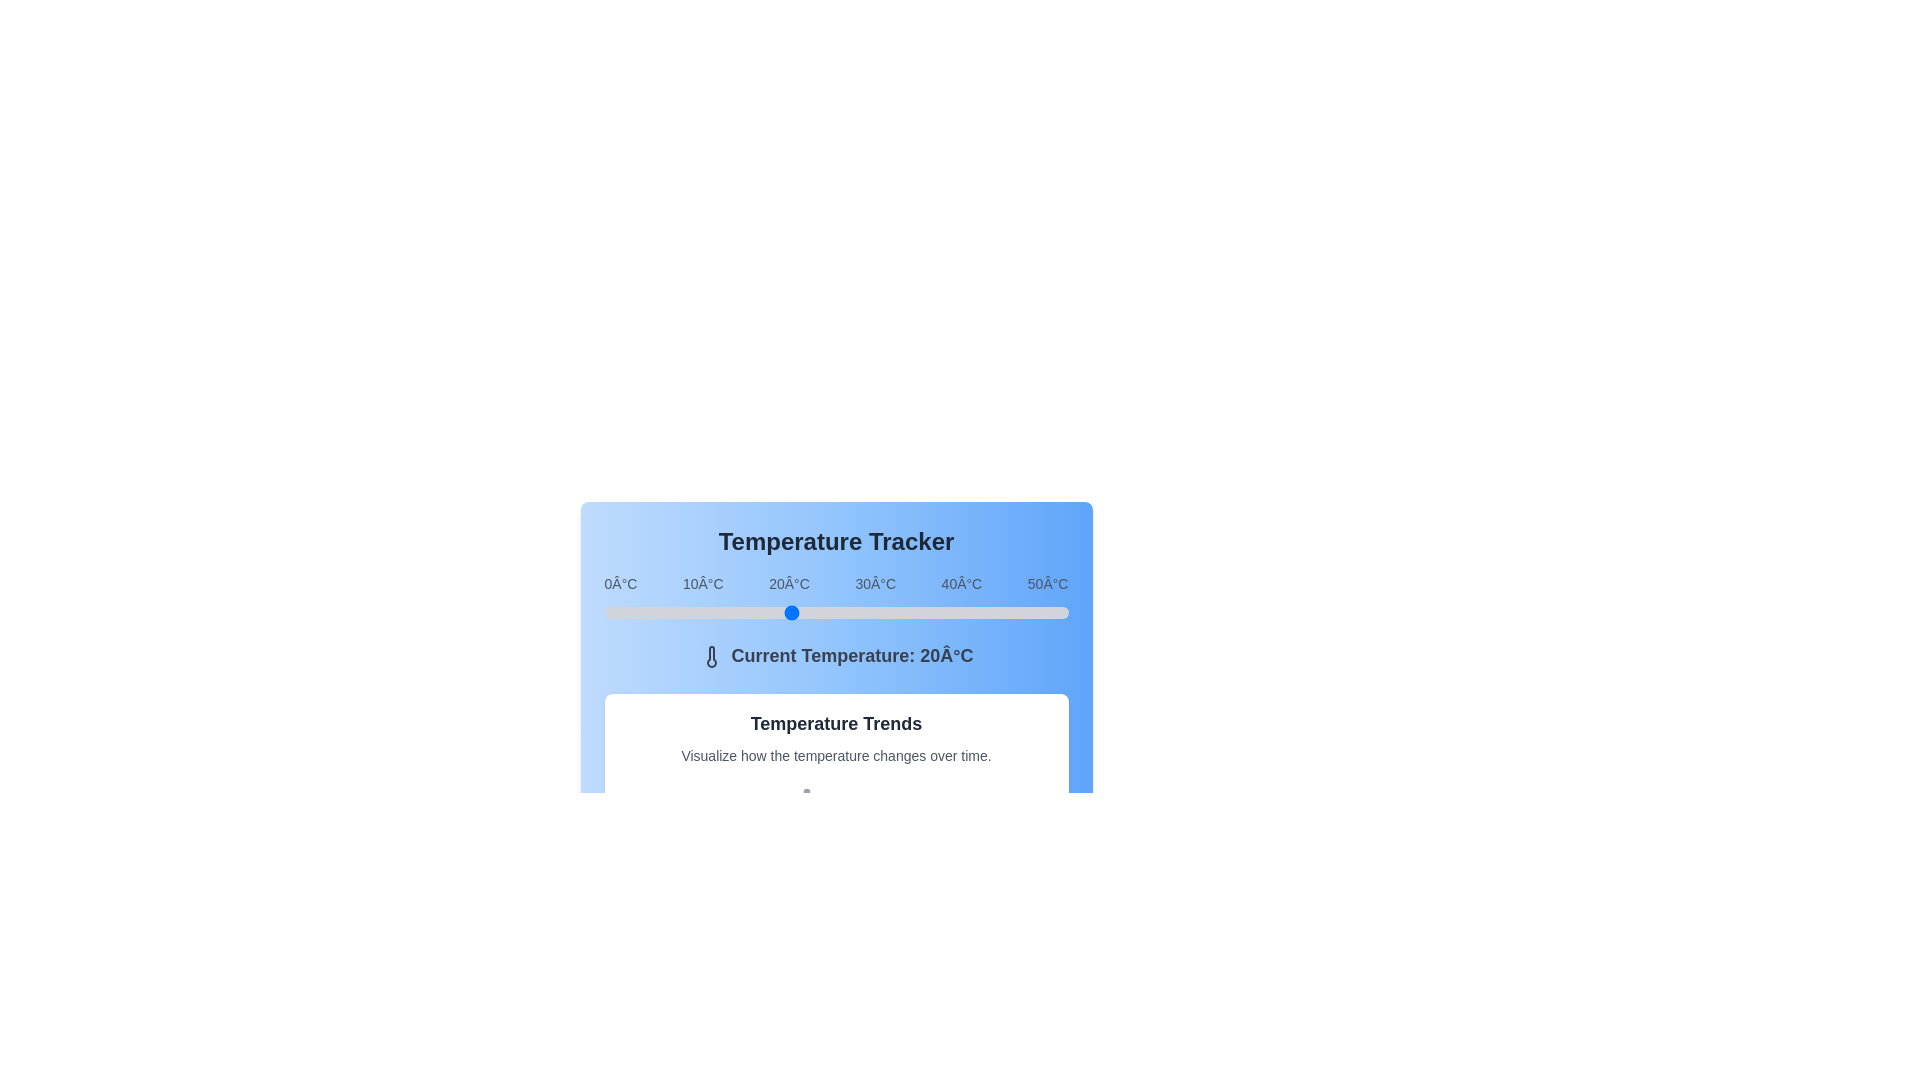  I want to click on the temperature slider to set the temperature to 32°C, so click(900, 612).